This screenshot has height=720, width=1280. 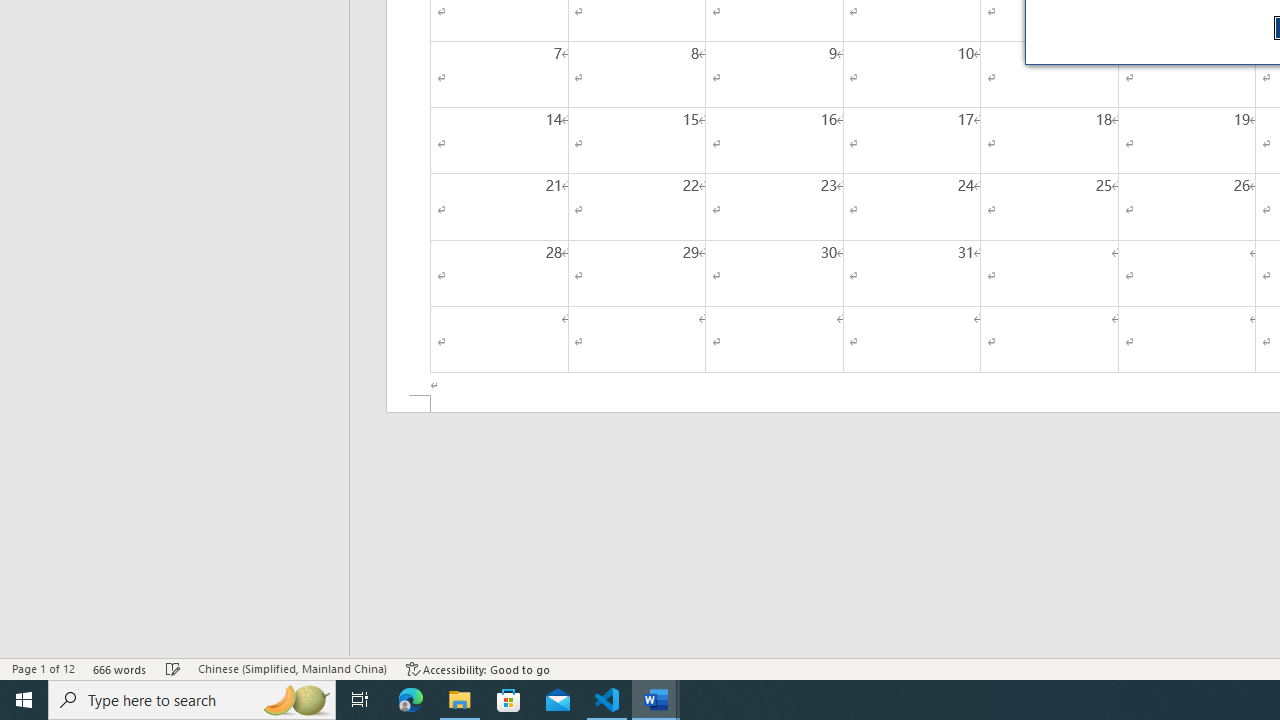 What do you see at coordinates (119, 669) in the screenshot?
I see `'Word Count 666 words'` at bounding box center [119, 669].